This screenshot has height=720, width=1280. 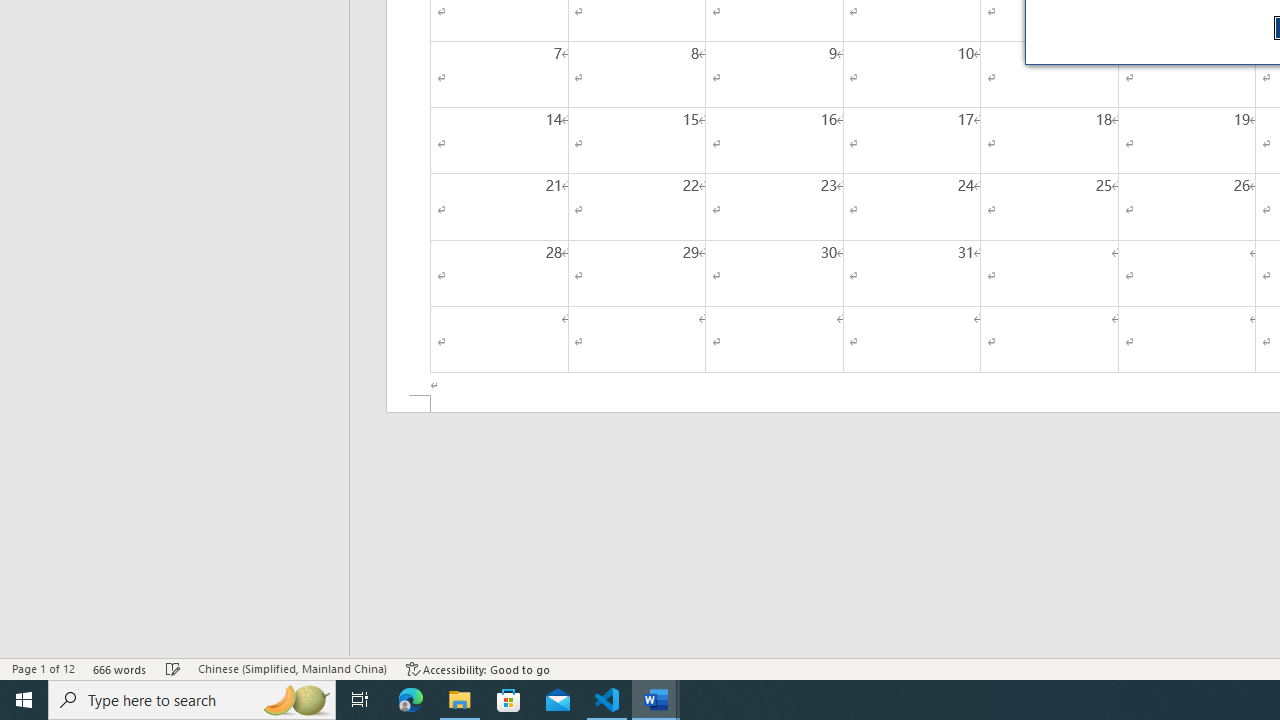 What do you see at coordinates (119, 669) in the screenshot?
I see `'Word Count 666 words'` at bounding box center [119, 669].